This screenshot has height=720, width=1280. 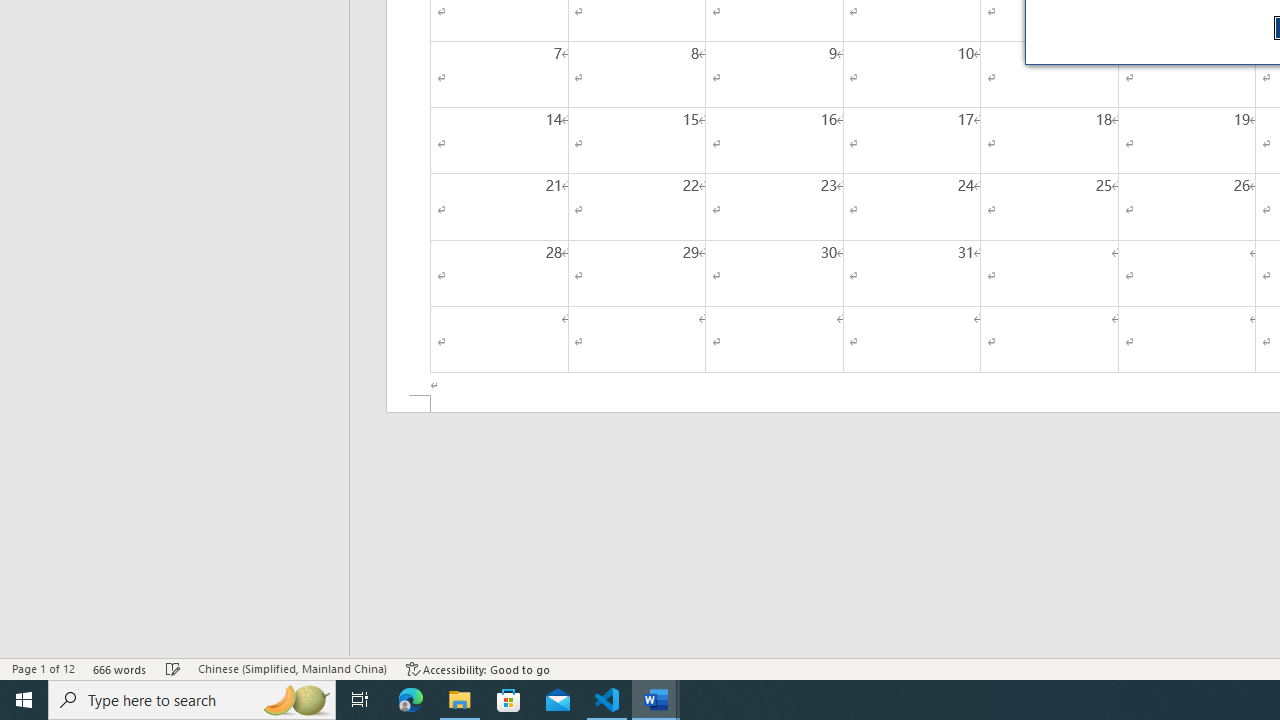 What do you see at coordinates (119, 669) in the screenshot?
I see `'Word Count 666 words'` at bounding box center [119, 669].